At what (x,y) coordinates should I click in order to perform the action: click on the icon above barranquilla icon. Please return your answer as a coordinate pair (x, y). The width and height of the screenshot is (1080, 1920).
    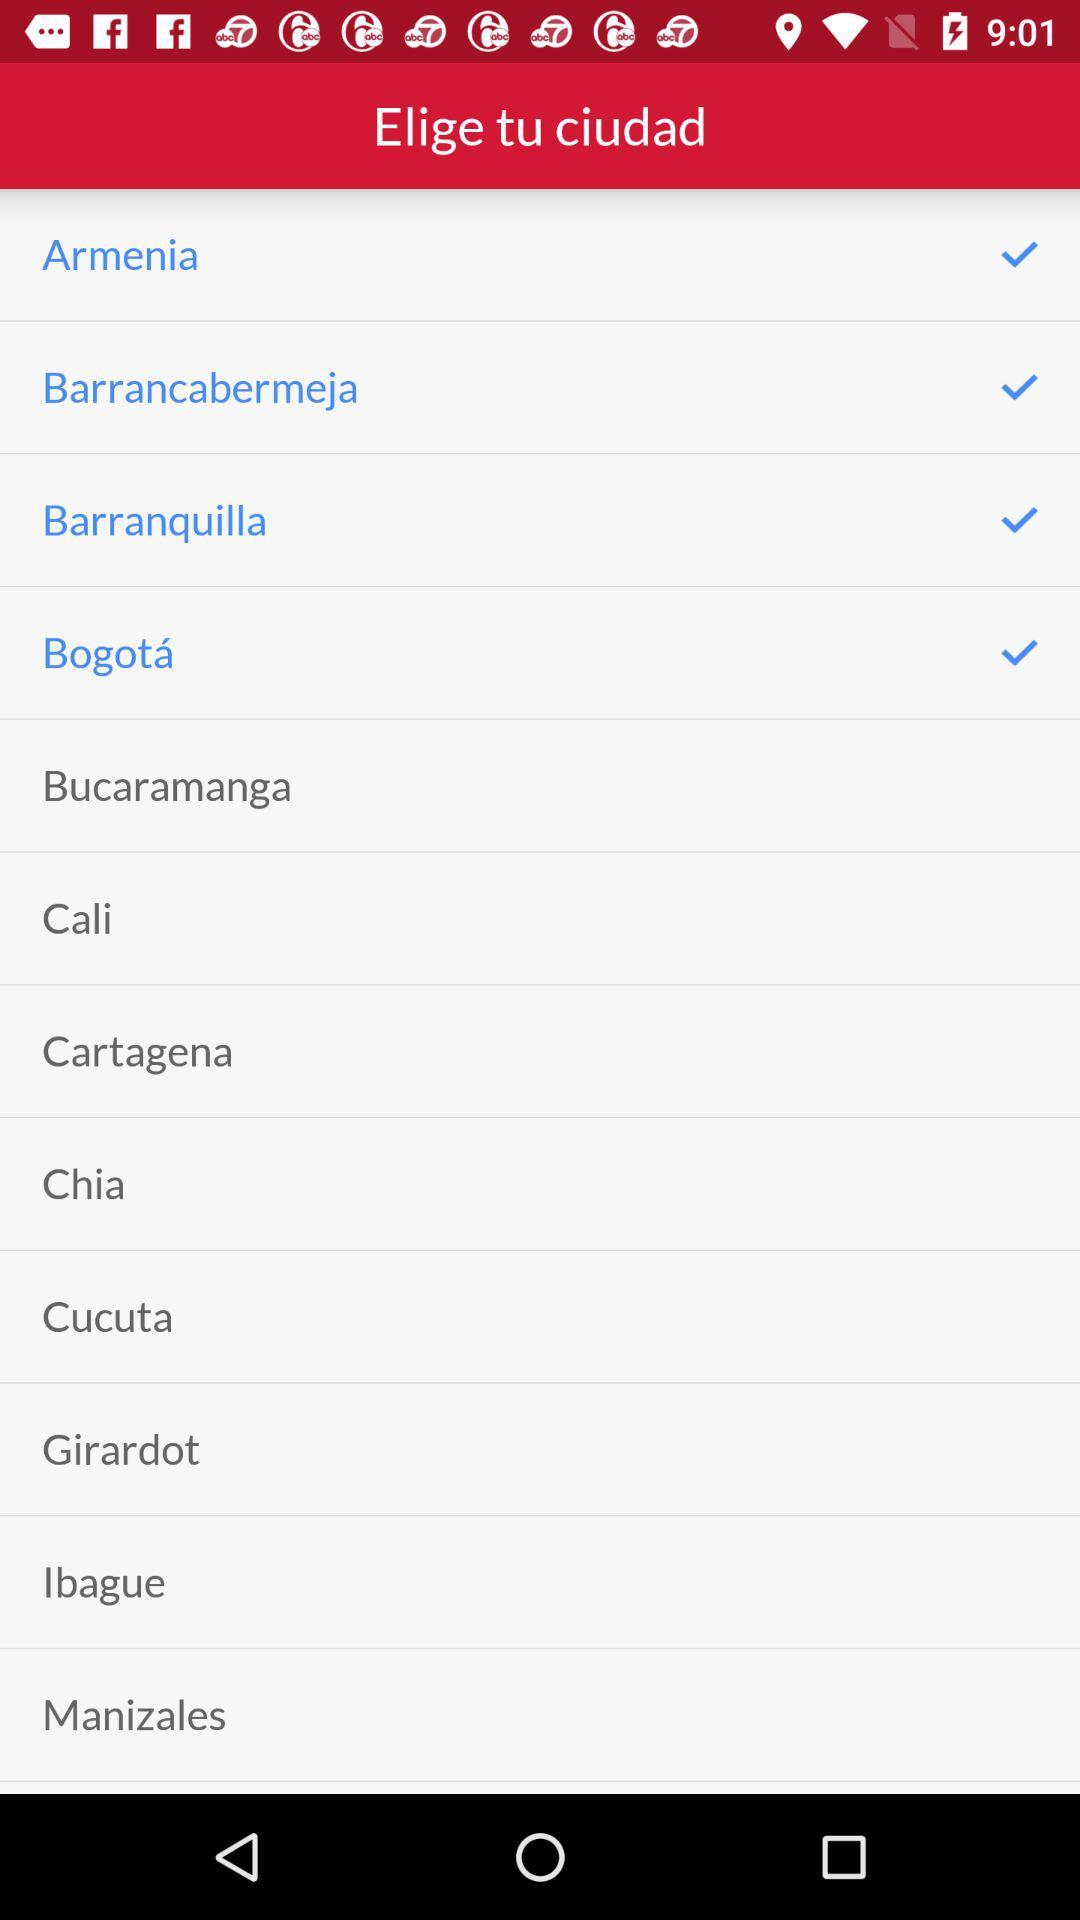
    Looking at the image, I should click on (200, 387).